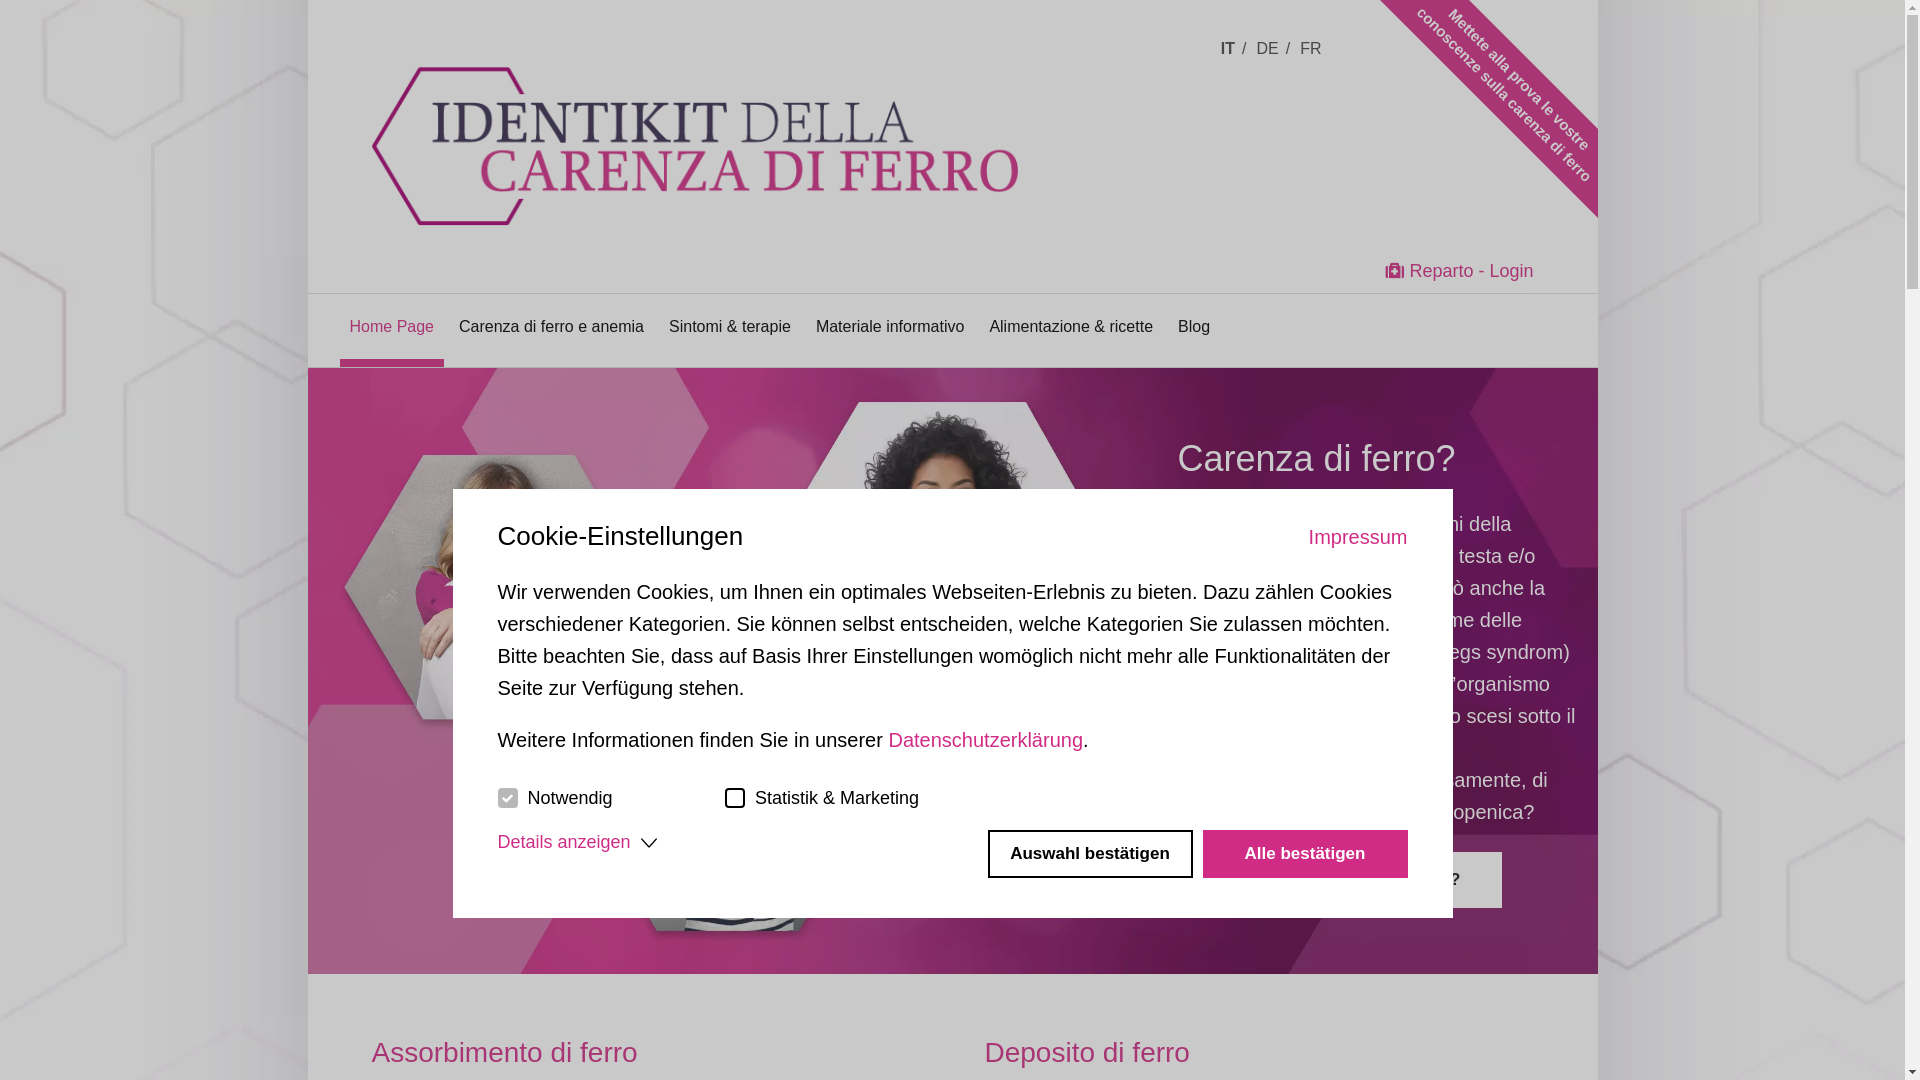  Describe the element at coordinates (1255, 47) in the screenshot. I see `'DE'` at that location.